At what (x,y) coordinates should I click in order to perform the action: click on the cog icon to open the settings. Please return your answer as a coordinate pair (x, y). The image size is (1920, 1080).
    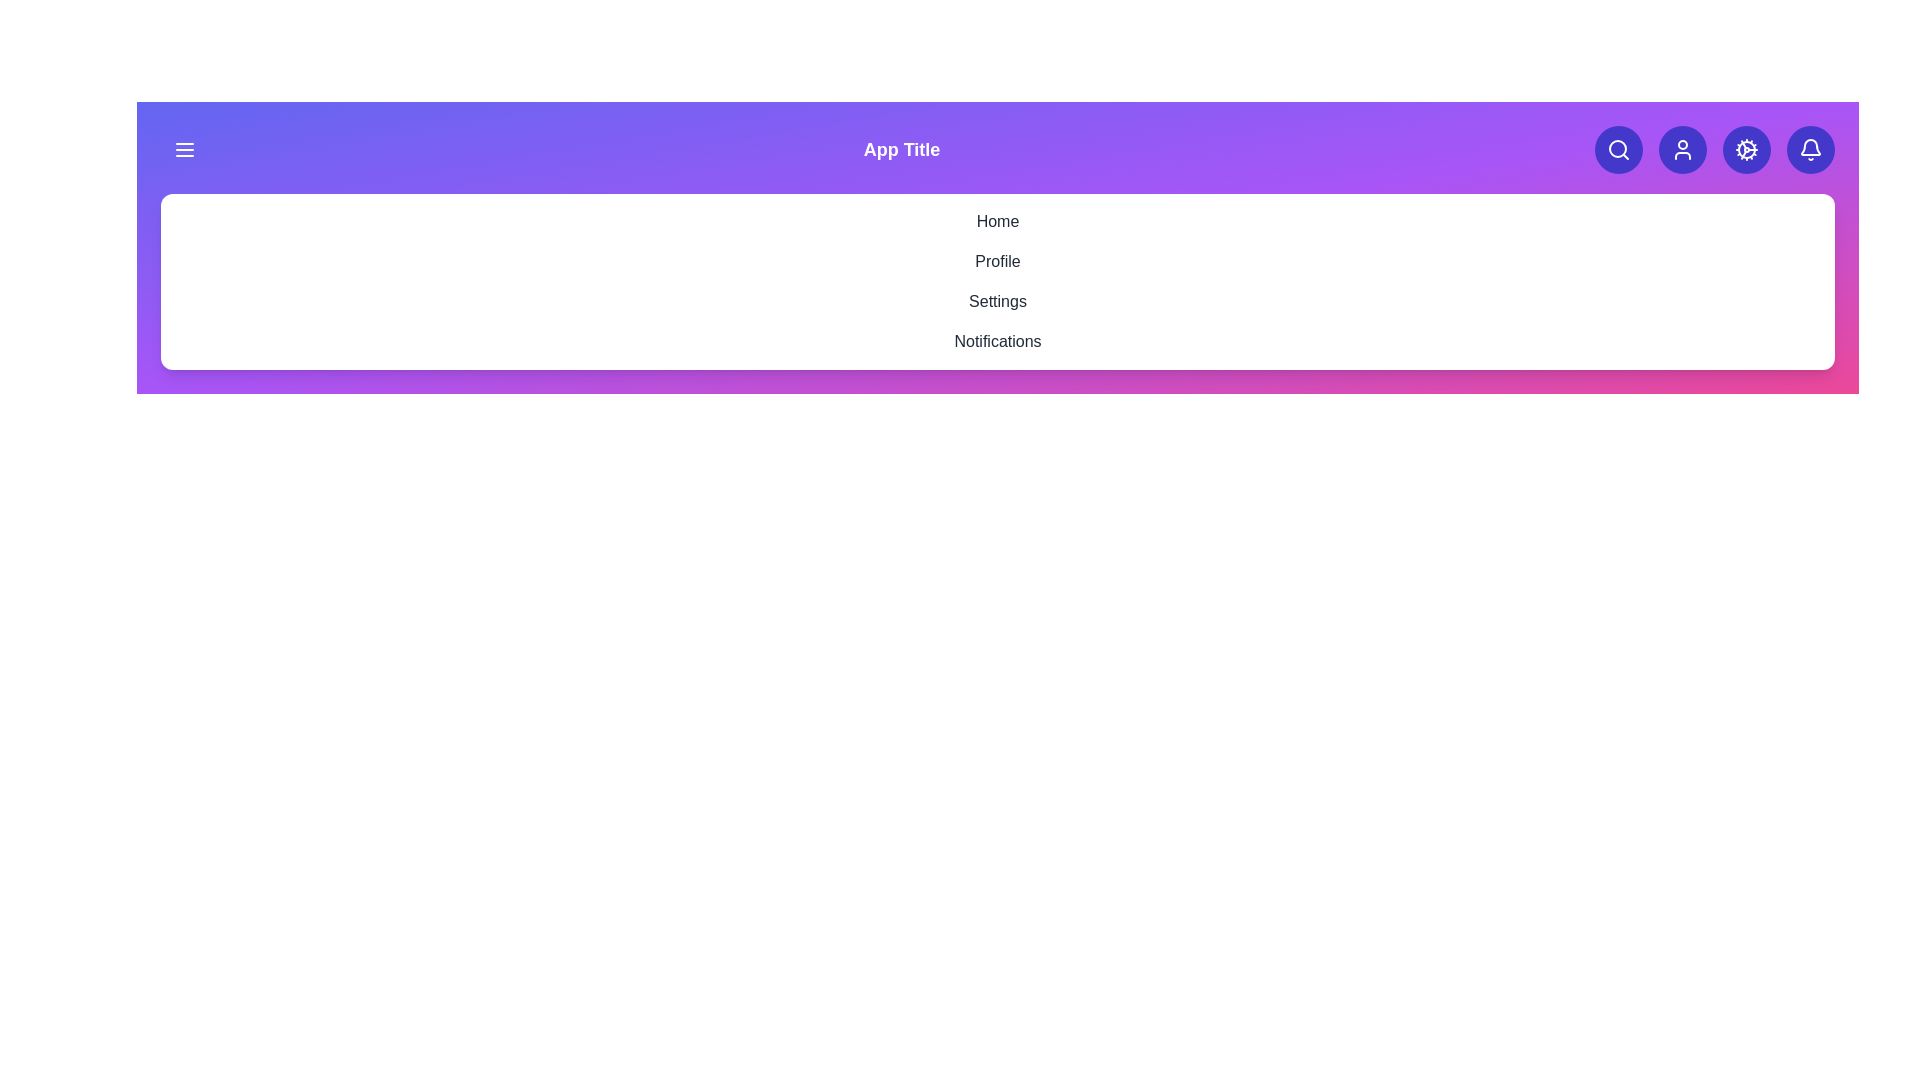
    Looking at the image, I should click on (1746, 149).